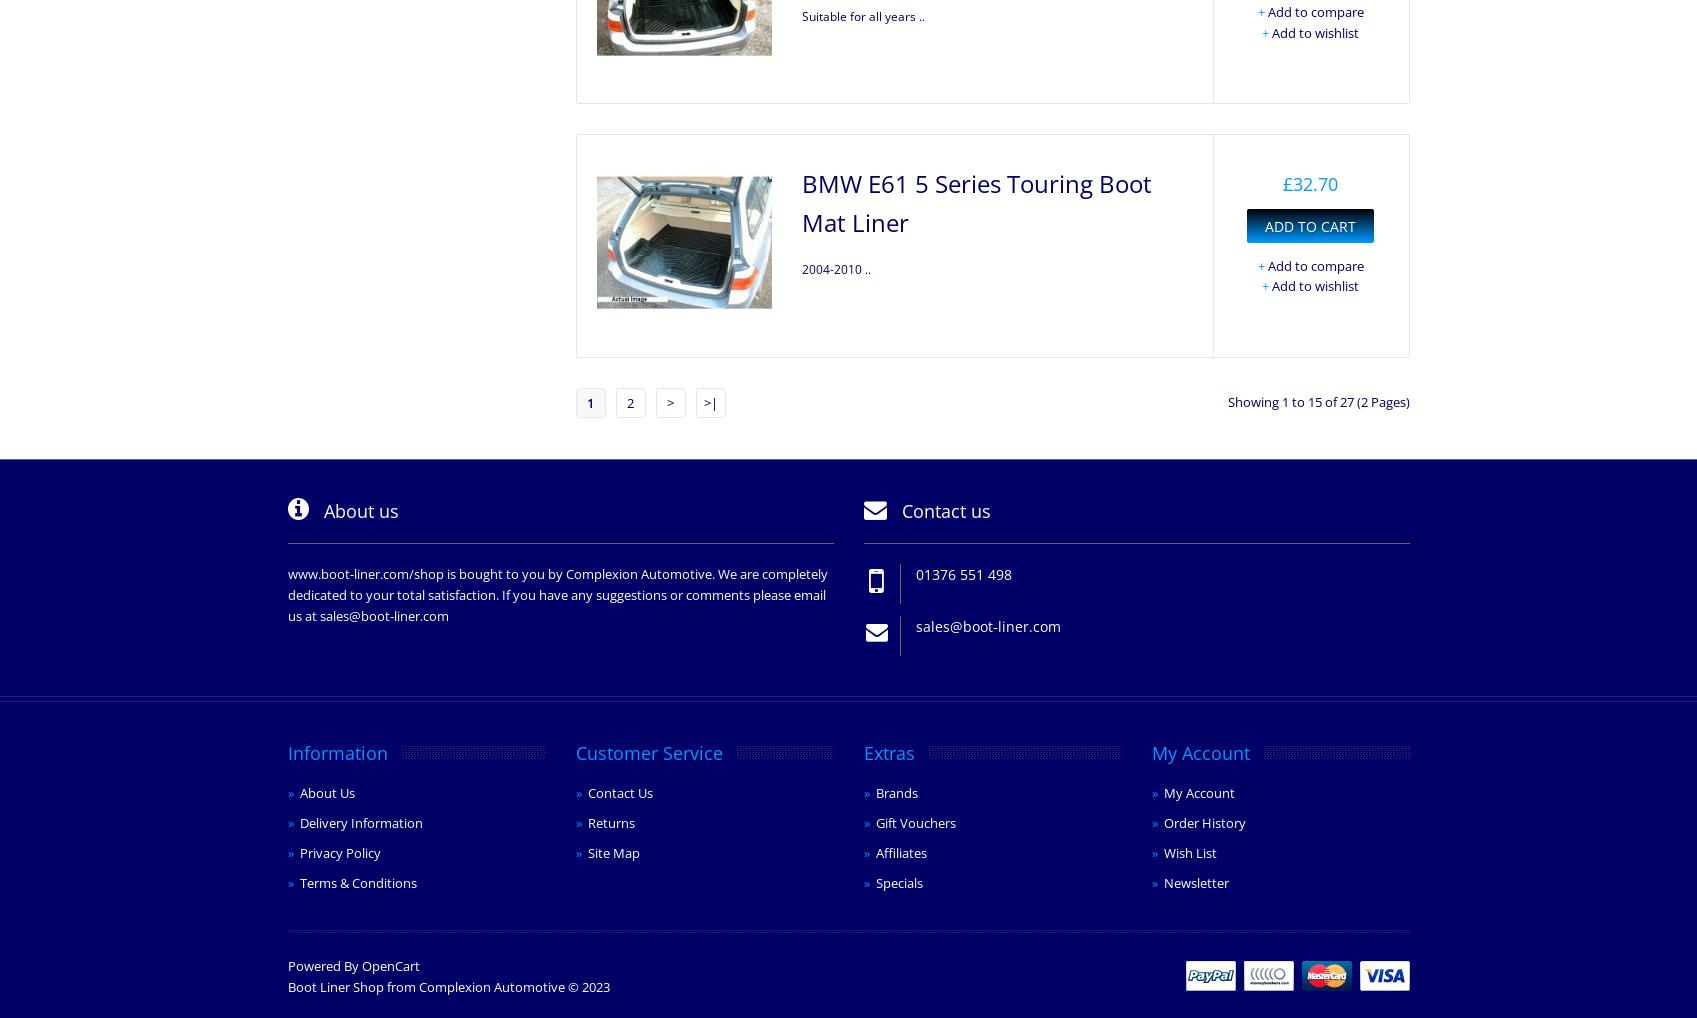 Image resolution: width=1697 pixels, height=1018 pixels. What do you see at coordinates (589, 402) in the screenshot?
I see `'1'` at bounding box center [589, 402].